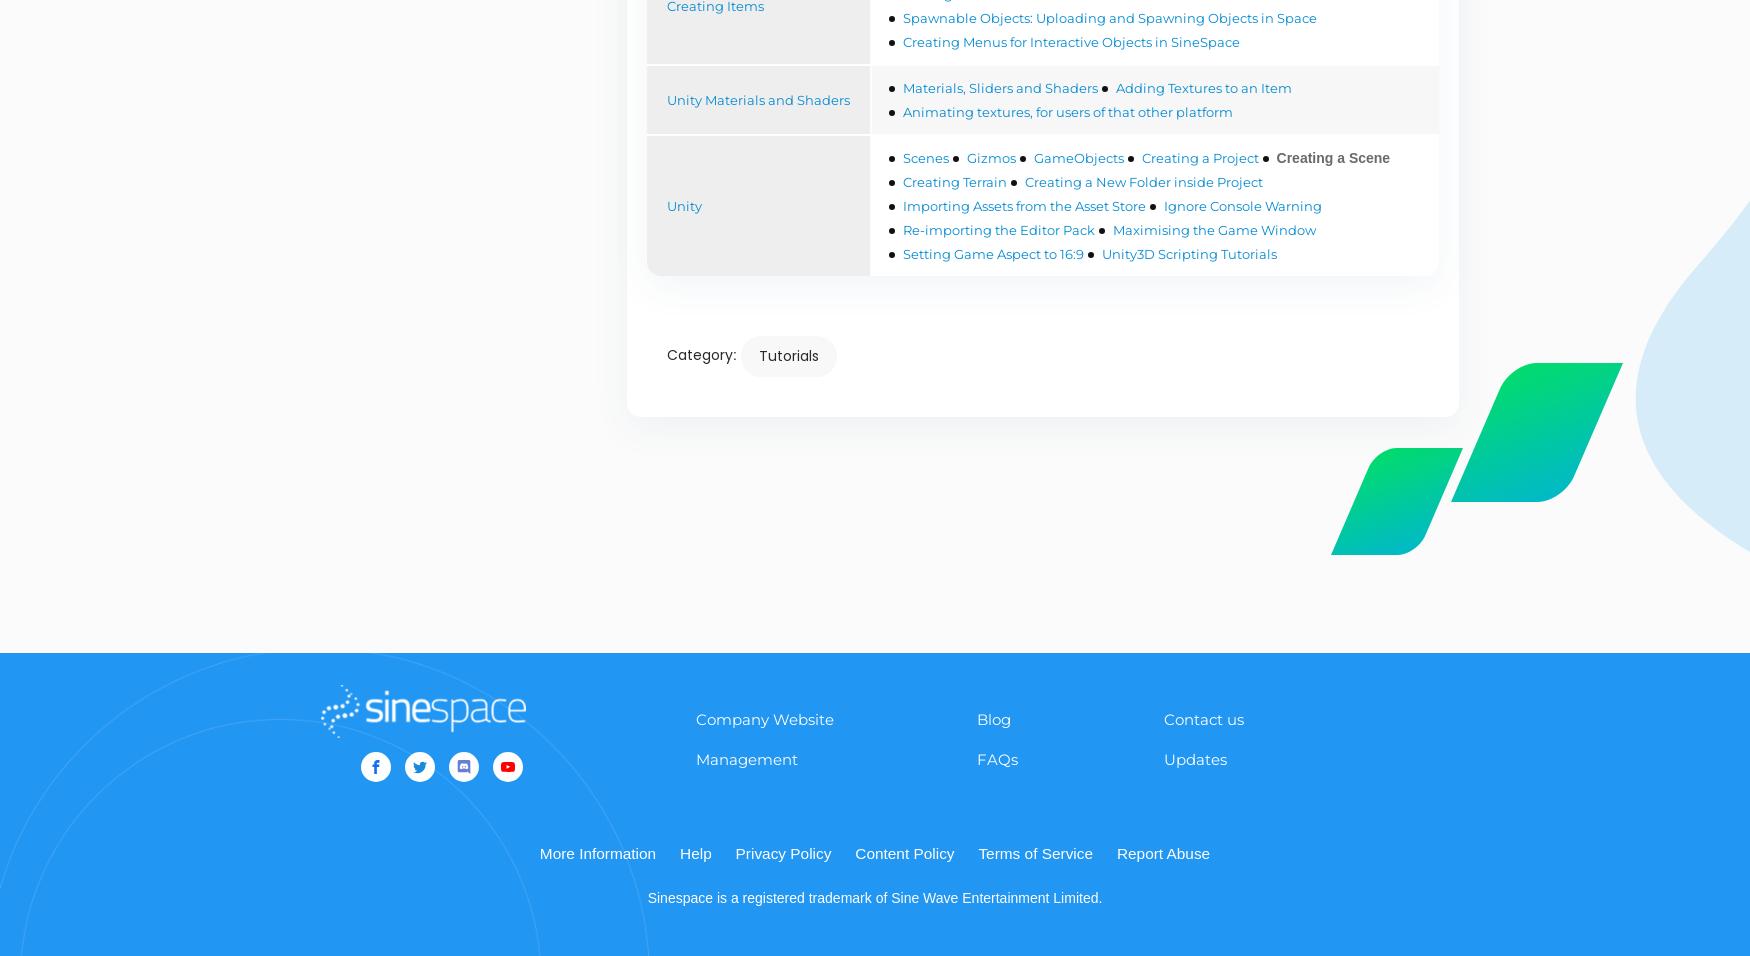 This screenshot has width=1750, height=956. What do you see at coordinates (695, 852) in the screenshot?
I see `'Help'` at bounding box center [695, 852].